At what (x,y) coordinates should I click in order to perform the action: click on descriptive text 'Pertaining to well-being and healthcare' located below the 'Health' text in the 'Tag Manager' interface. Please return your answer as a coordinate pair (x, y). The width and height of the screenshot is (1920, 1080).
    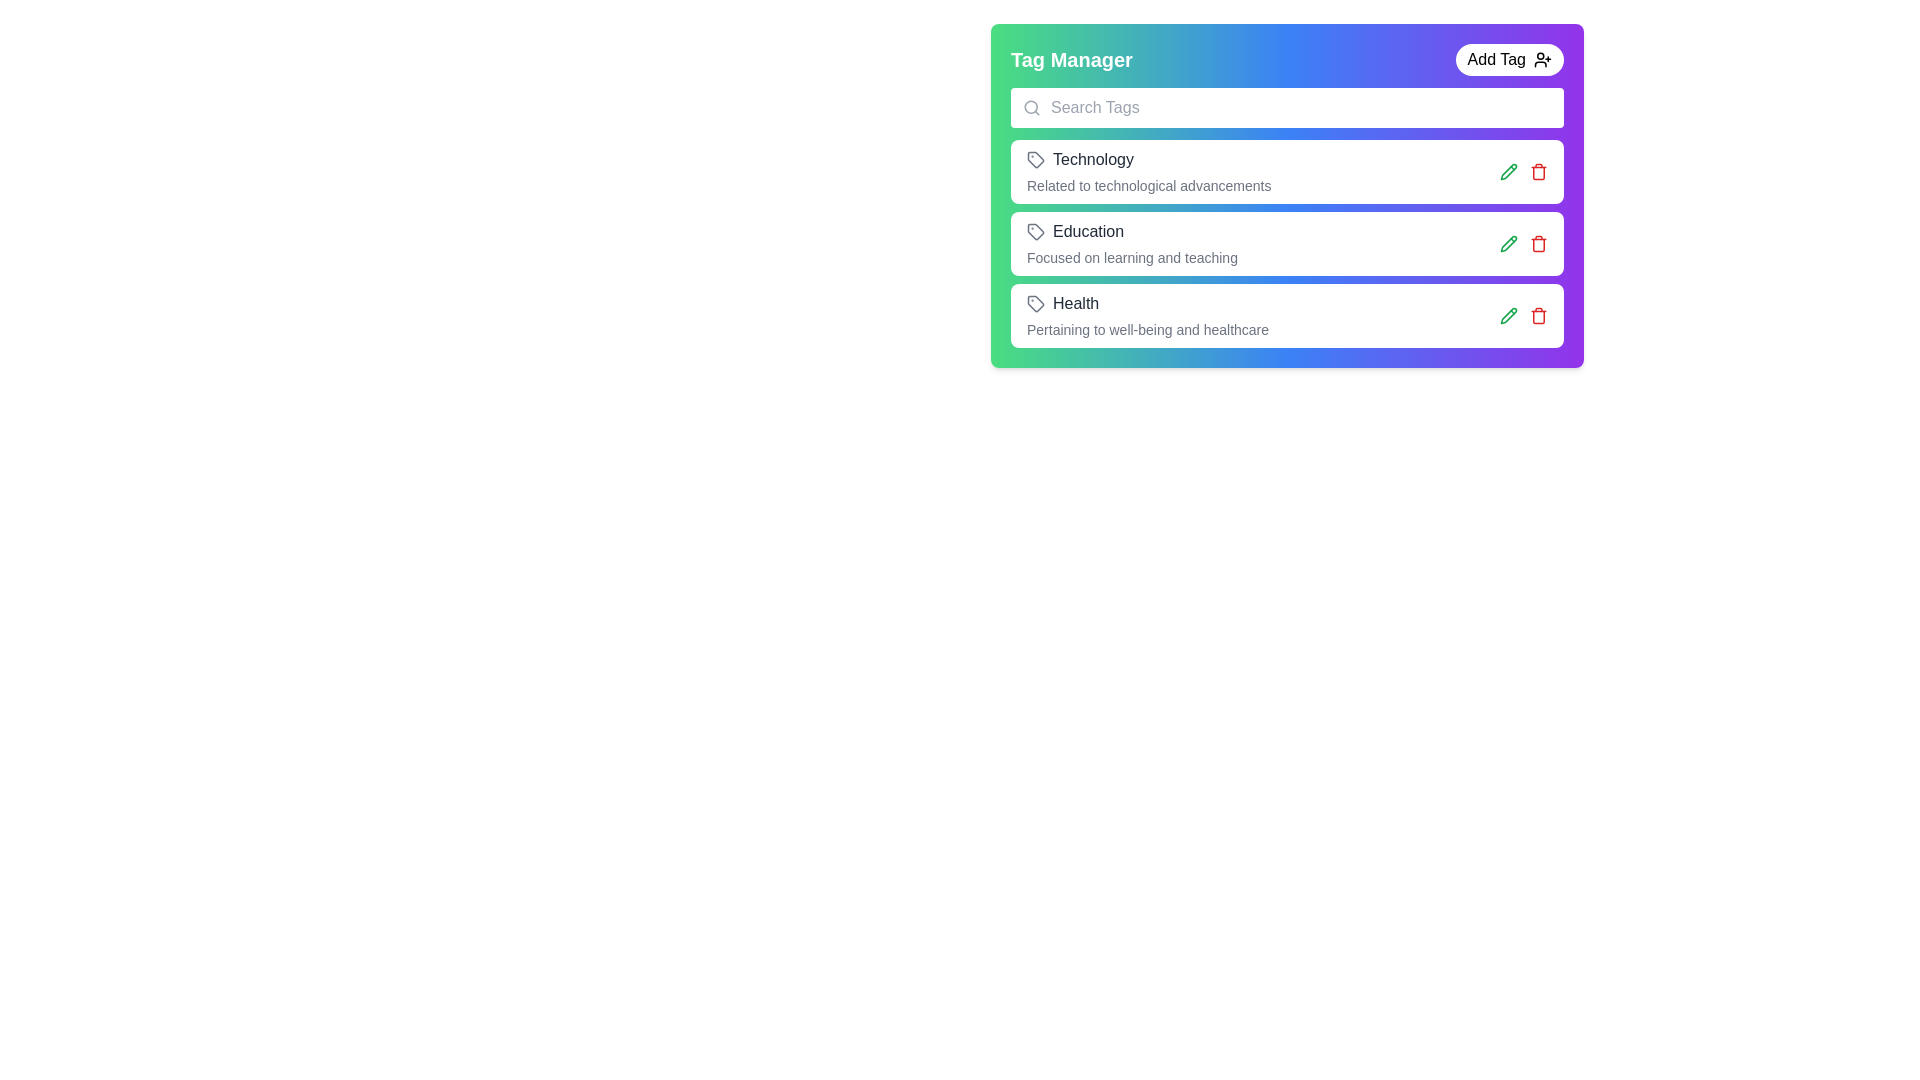
    Looking at the image, I should click on (1147, 329).